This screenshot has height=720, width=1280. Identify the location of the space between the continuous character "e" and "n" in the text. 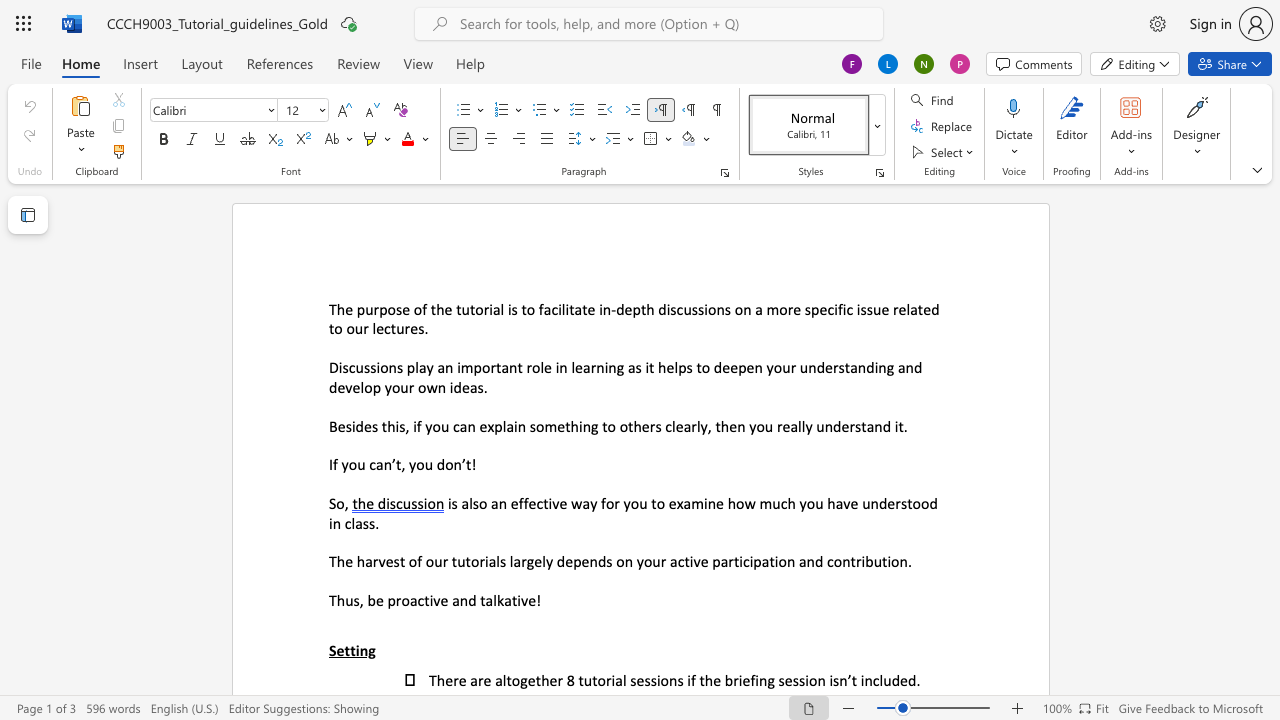
(736, 425).